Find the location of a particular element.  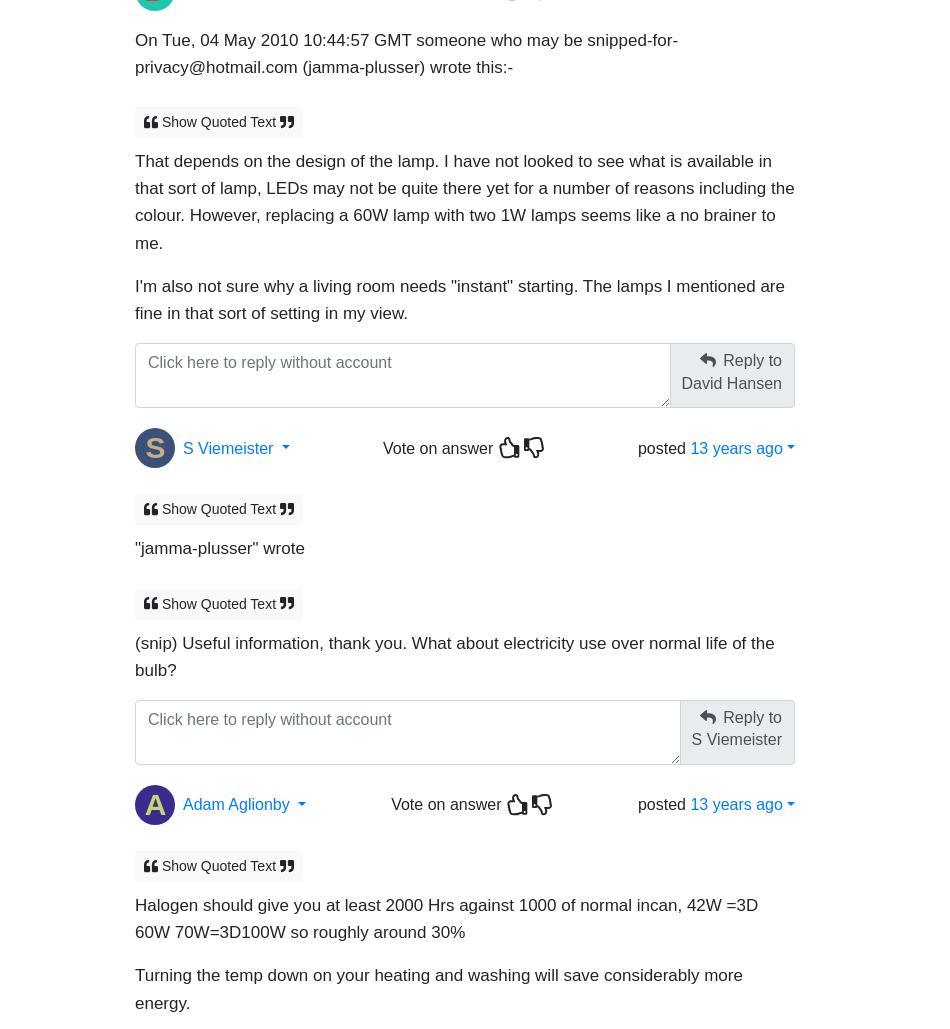

'Adam Aglionby' is located at coordinates (182, 795).